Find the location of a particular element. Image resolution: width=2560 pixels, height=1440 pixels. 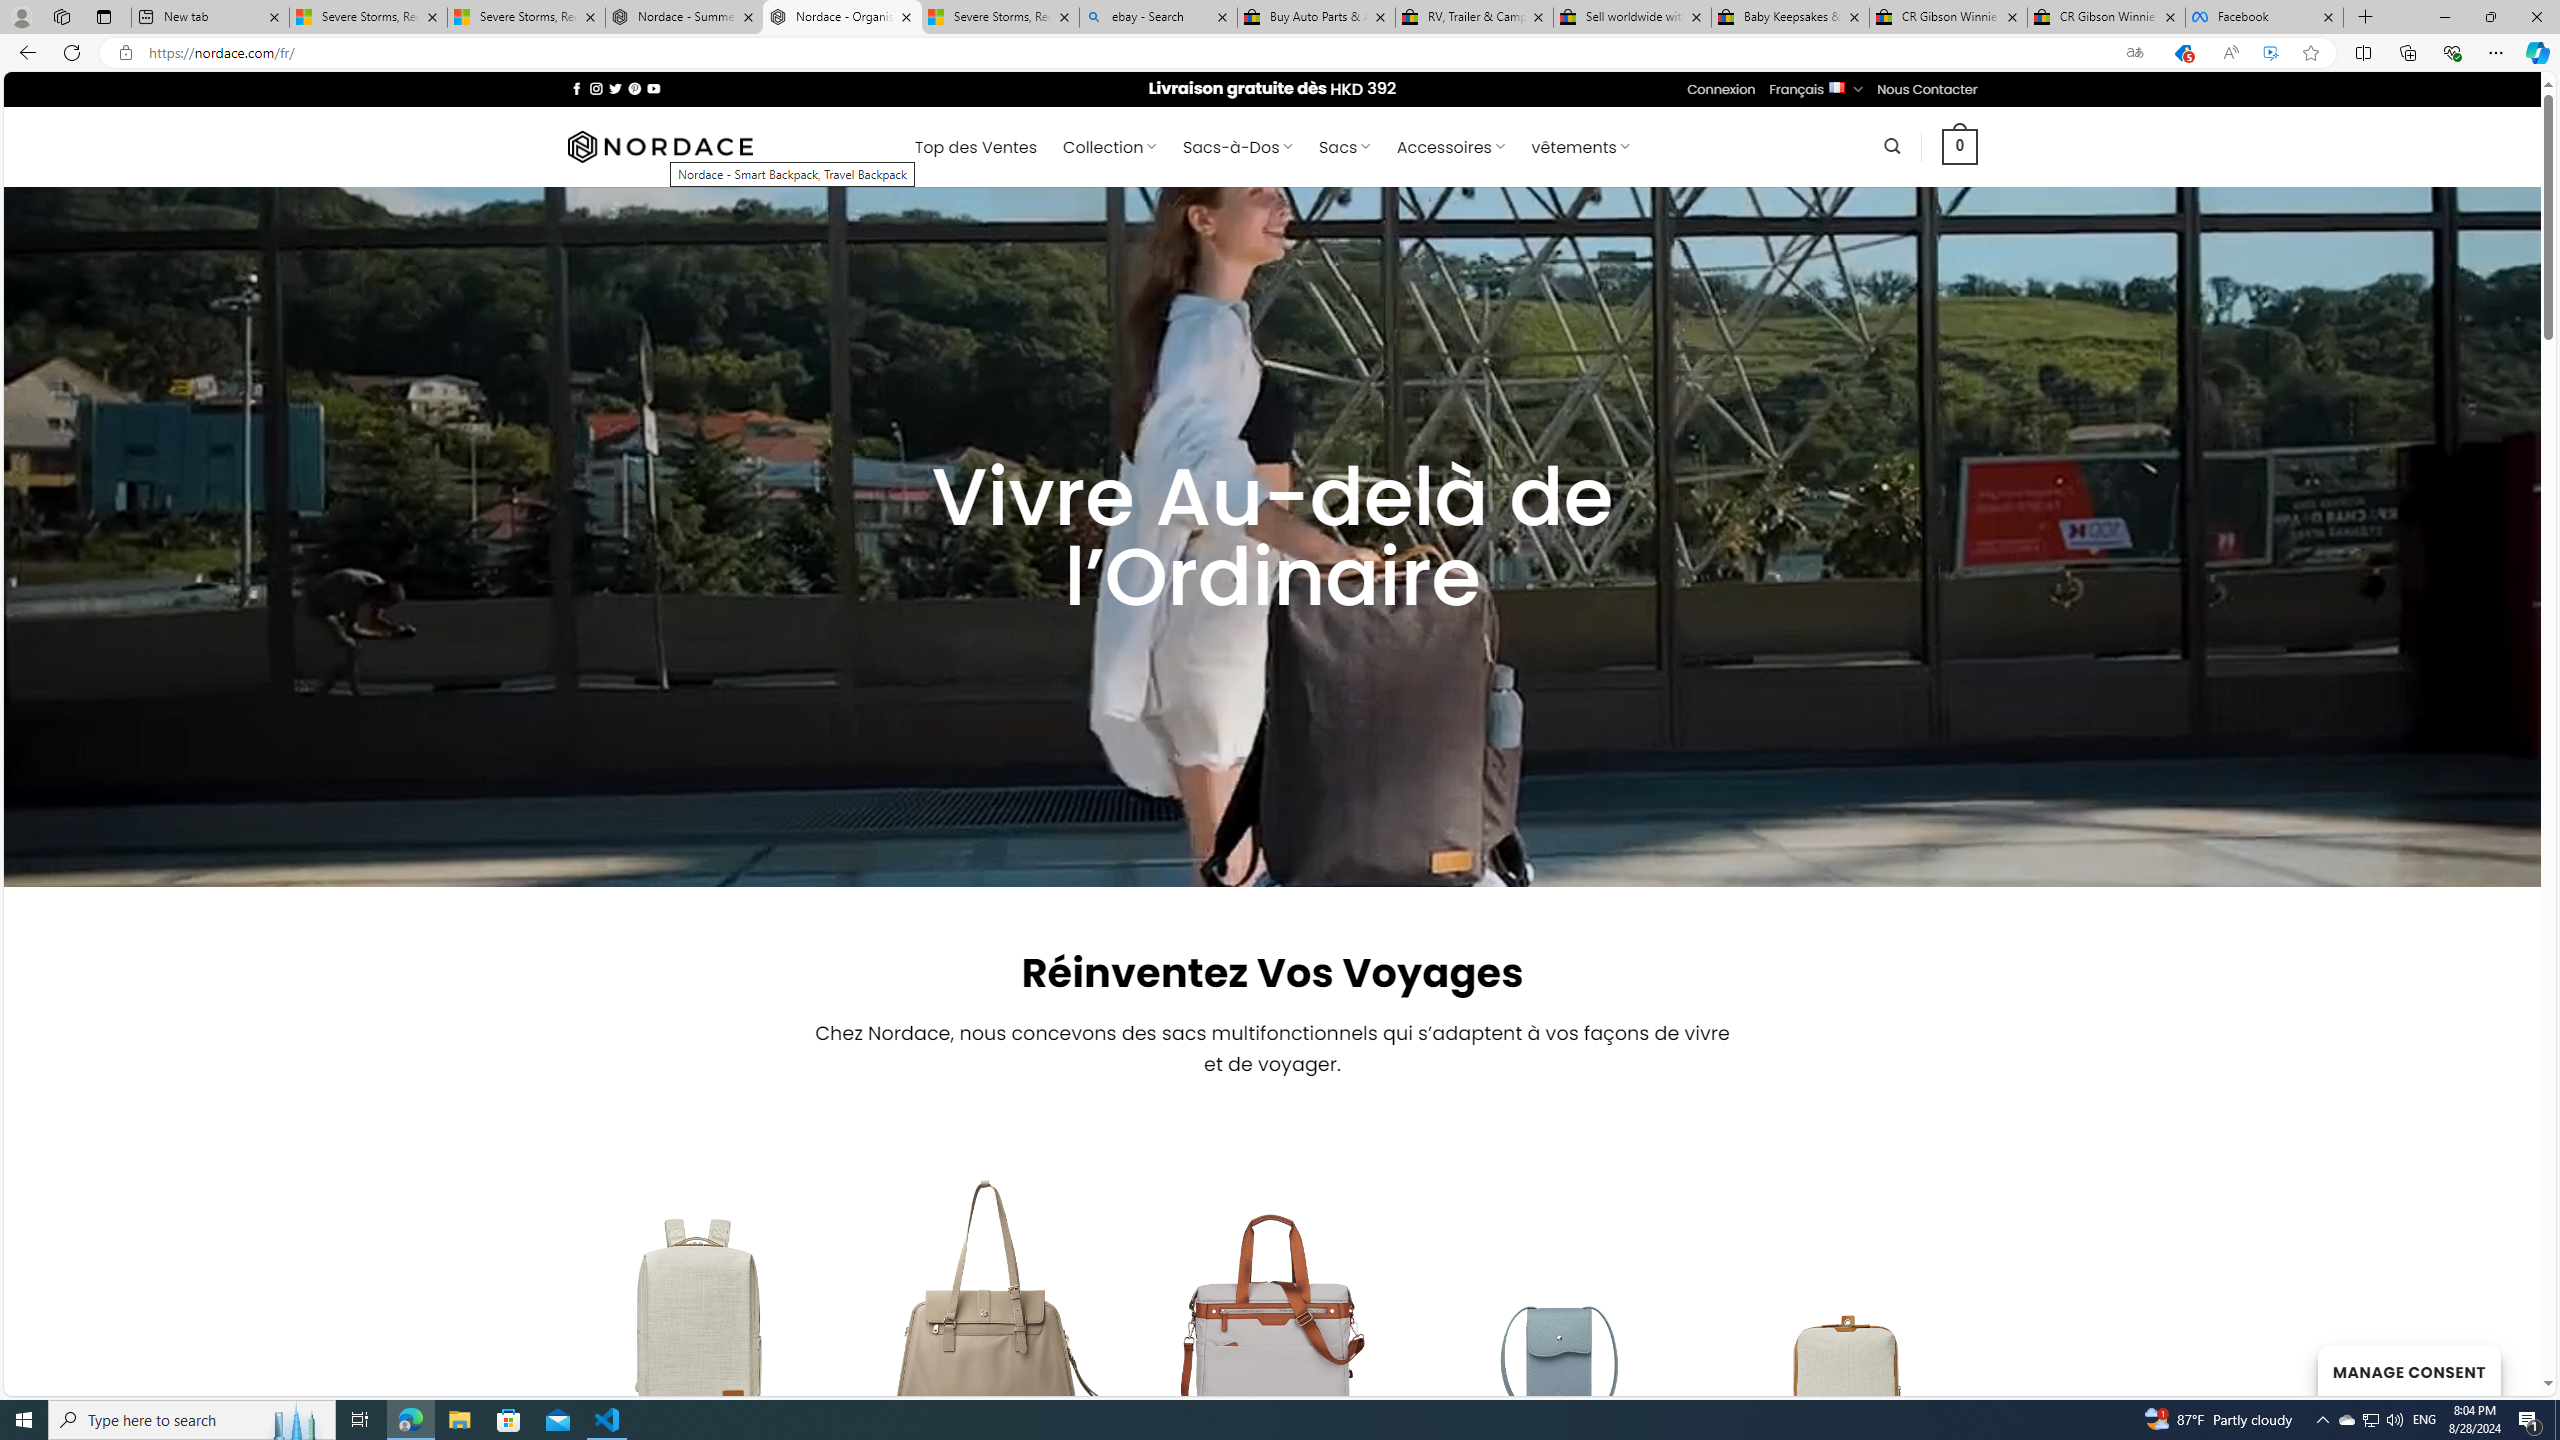

'  Top des Ventes' is located at coordinates (974, 146).